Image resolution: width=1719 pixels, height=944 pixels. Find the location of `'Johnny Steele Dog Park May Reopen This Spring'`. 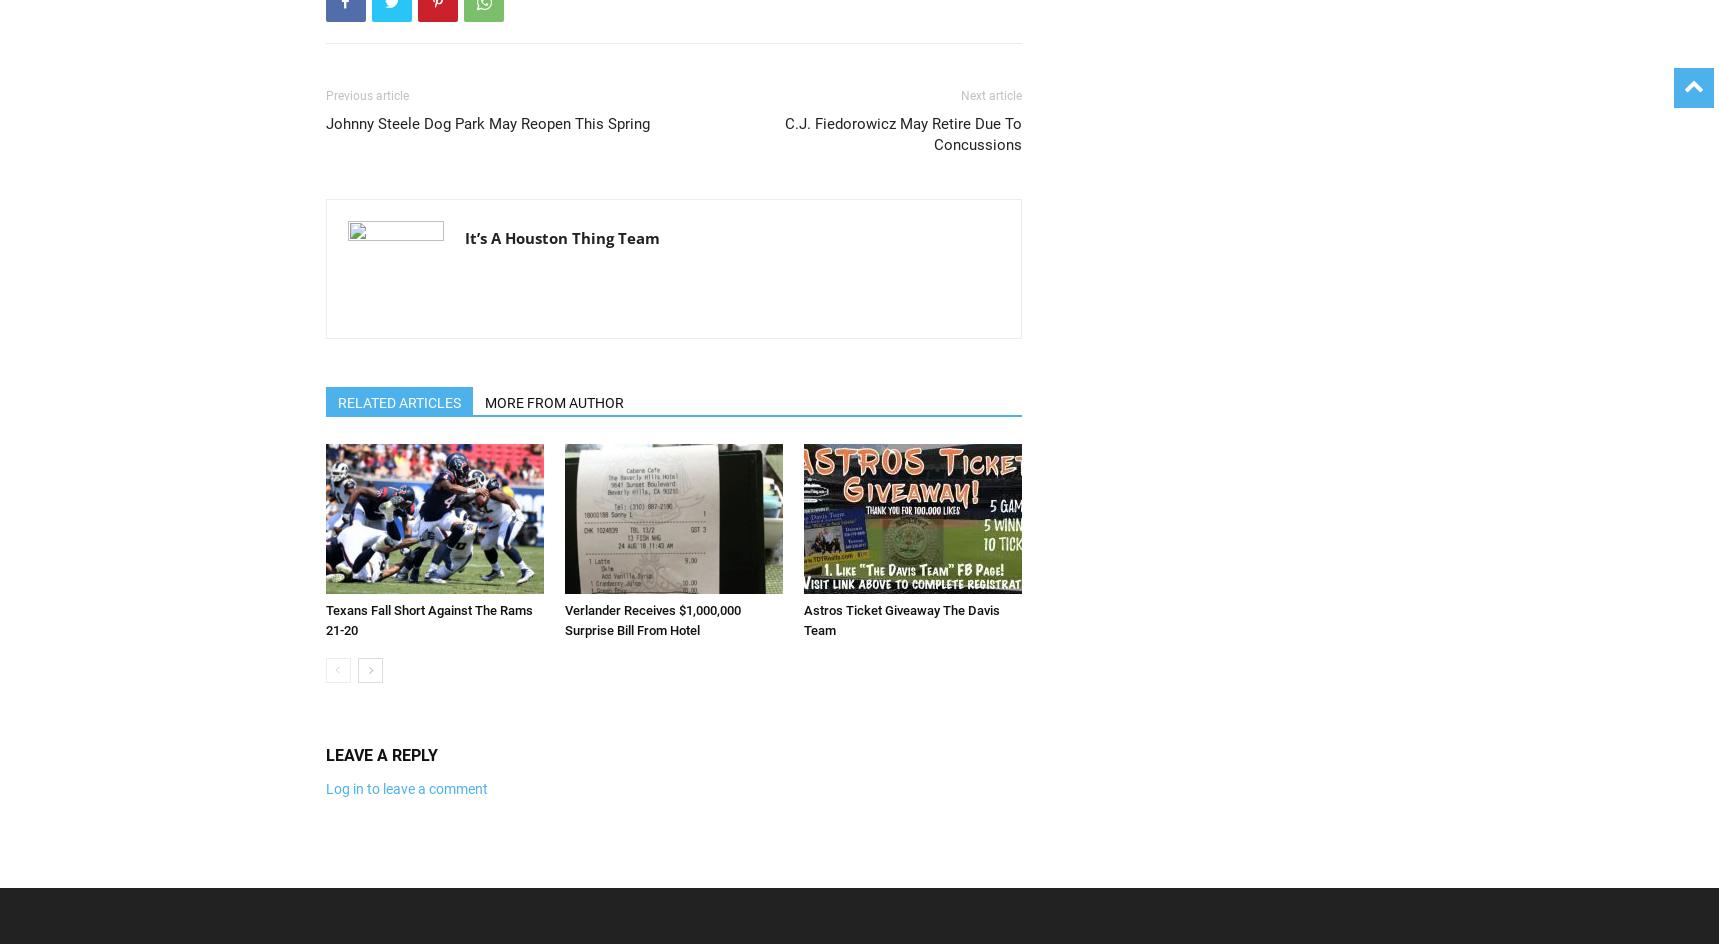

'Johnny Steele Dog Park May Reopen This Spring' is located at coordinates (324, 124).